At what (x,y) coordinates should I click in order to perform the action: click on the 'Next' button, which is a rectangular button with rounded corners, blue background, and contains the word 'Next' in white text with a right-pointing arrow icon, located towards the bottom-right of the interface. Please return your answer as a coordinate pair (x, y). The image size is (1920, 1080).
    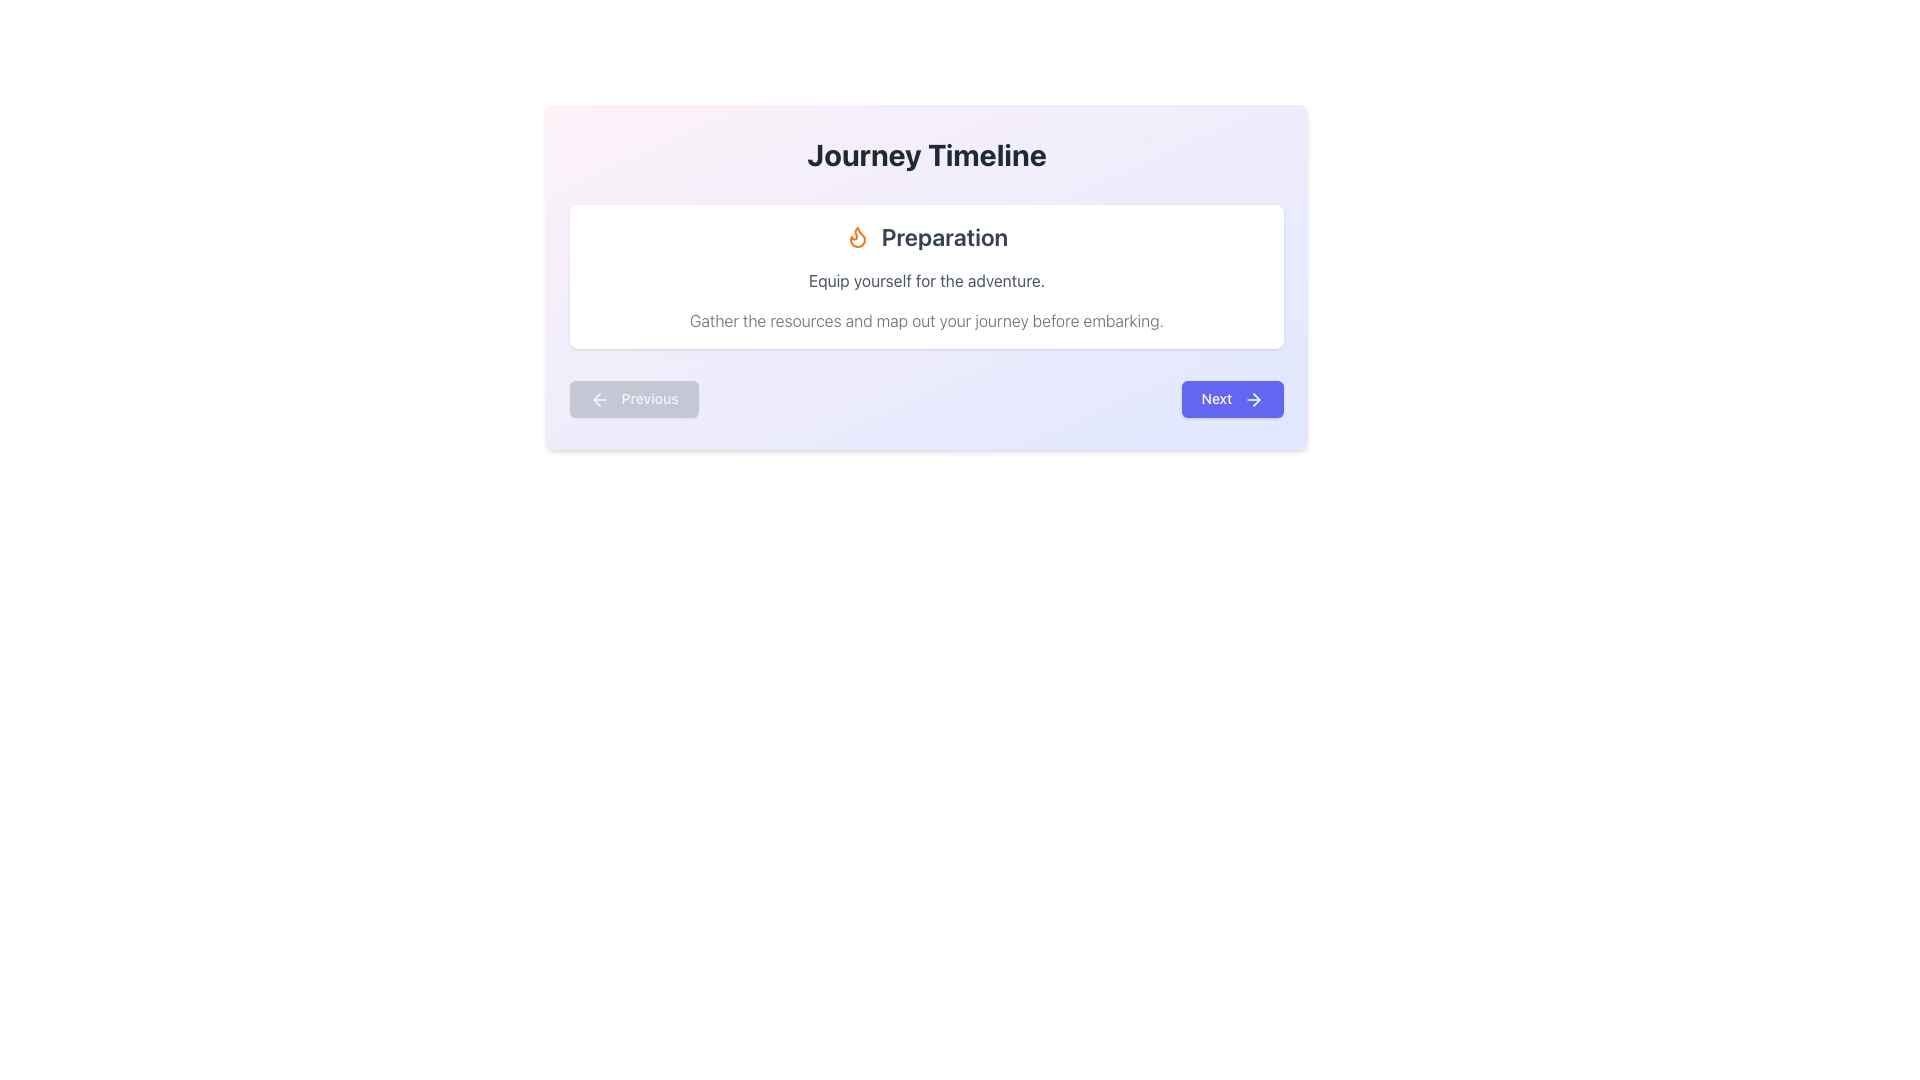
    Looking at the image, I should click on (1231, 399).